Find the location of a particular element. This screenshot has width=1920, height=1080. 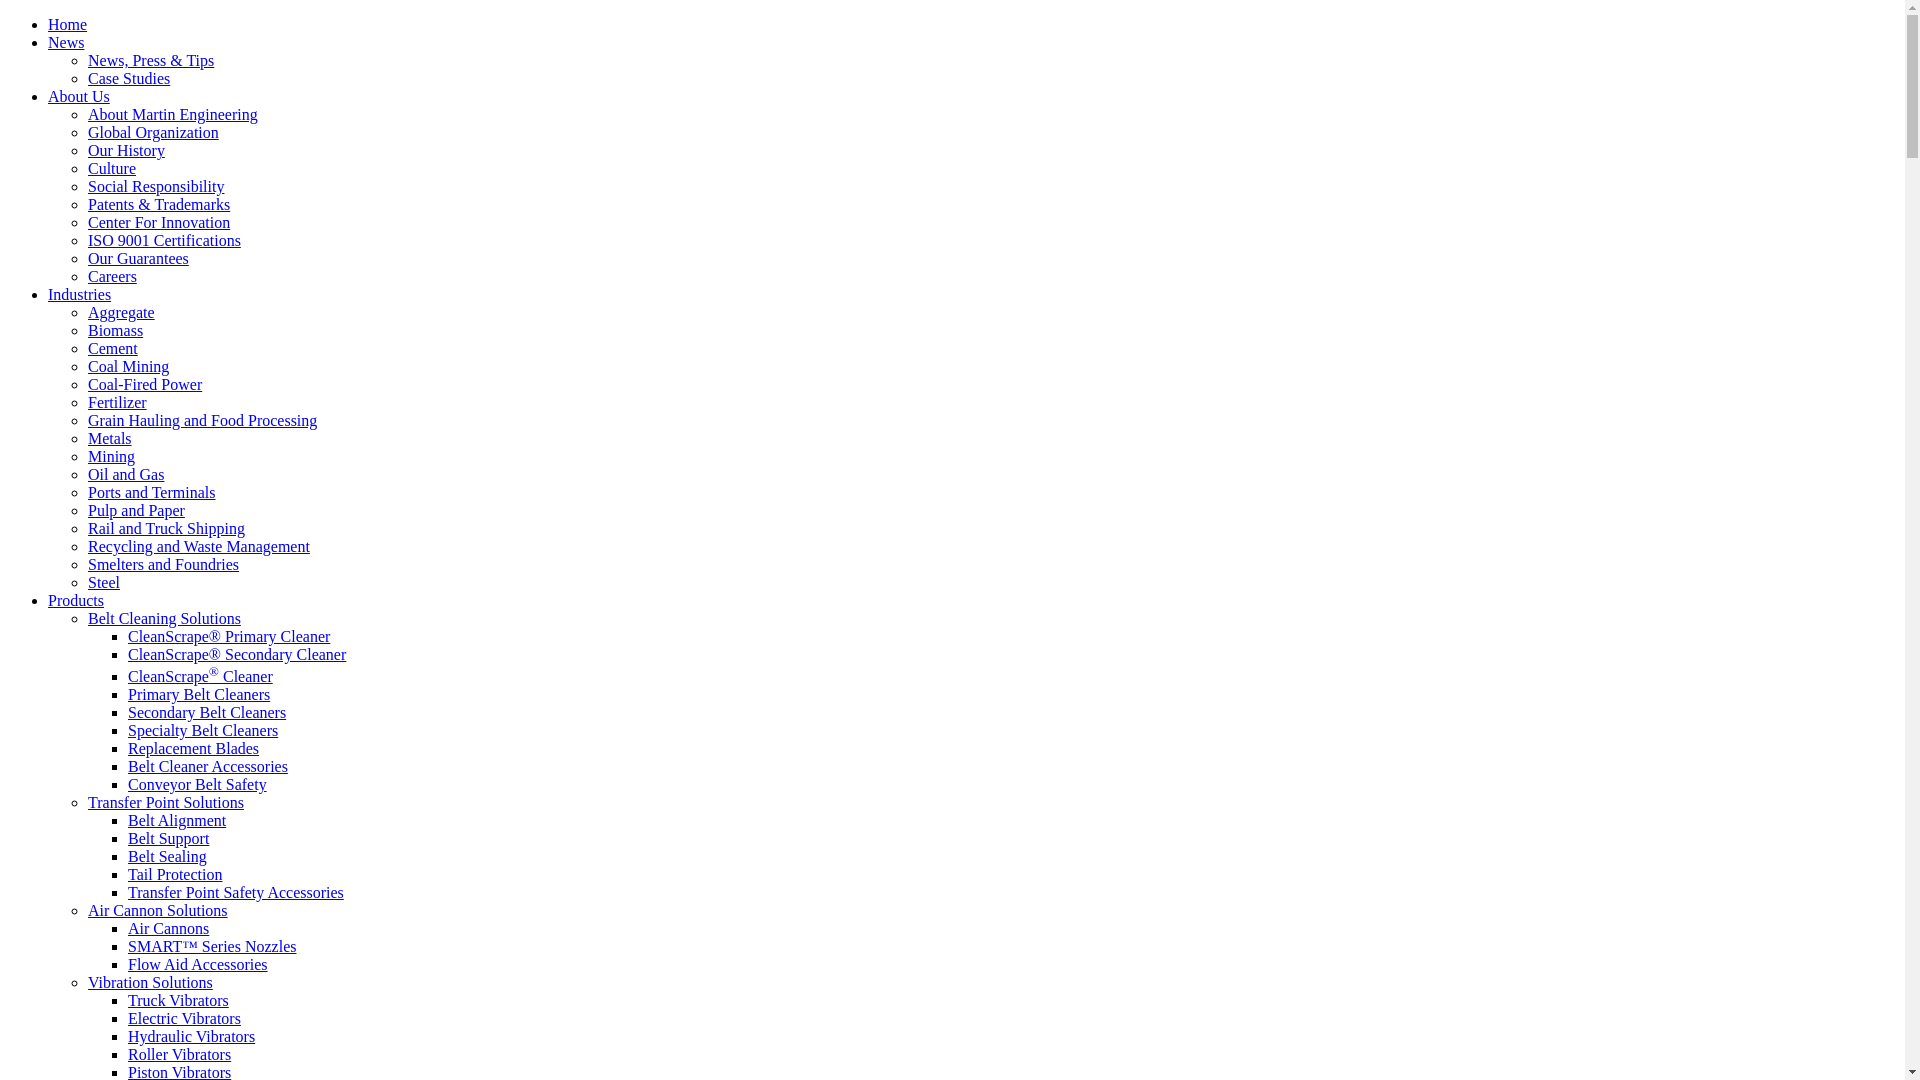

'Global Organization' is located at coordinates (152, 132).